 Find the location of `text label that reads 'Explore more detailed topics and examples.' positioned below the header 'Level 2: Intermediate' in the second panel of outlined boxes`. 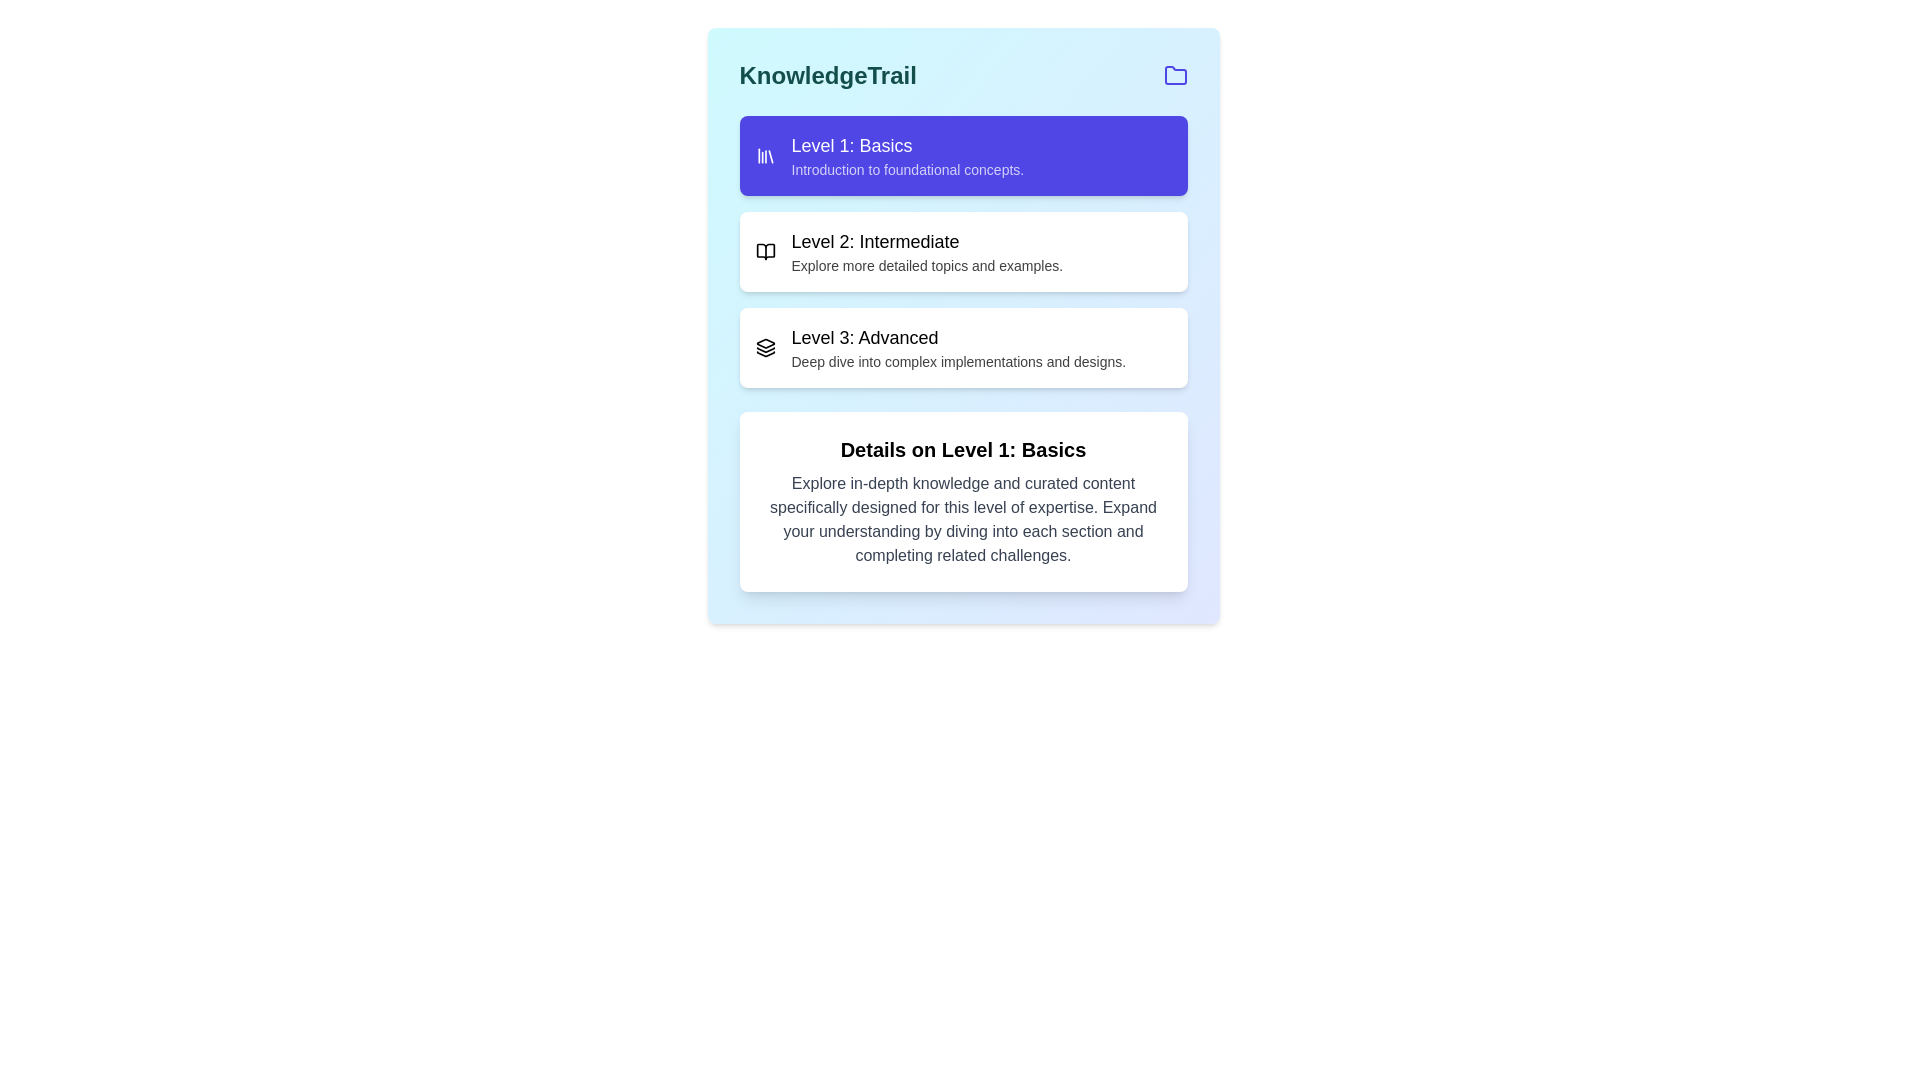

text label that reads 'Explore more detailed topics and examples.' positioned below the header 'Level 2: Intermediate' in the second panel of outlined boxes is located at coordinates (926, 265).